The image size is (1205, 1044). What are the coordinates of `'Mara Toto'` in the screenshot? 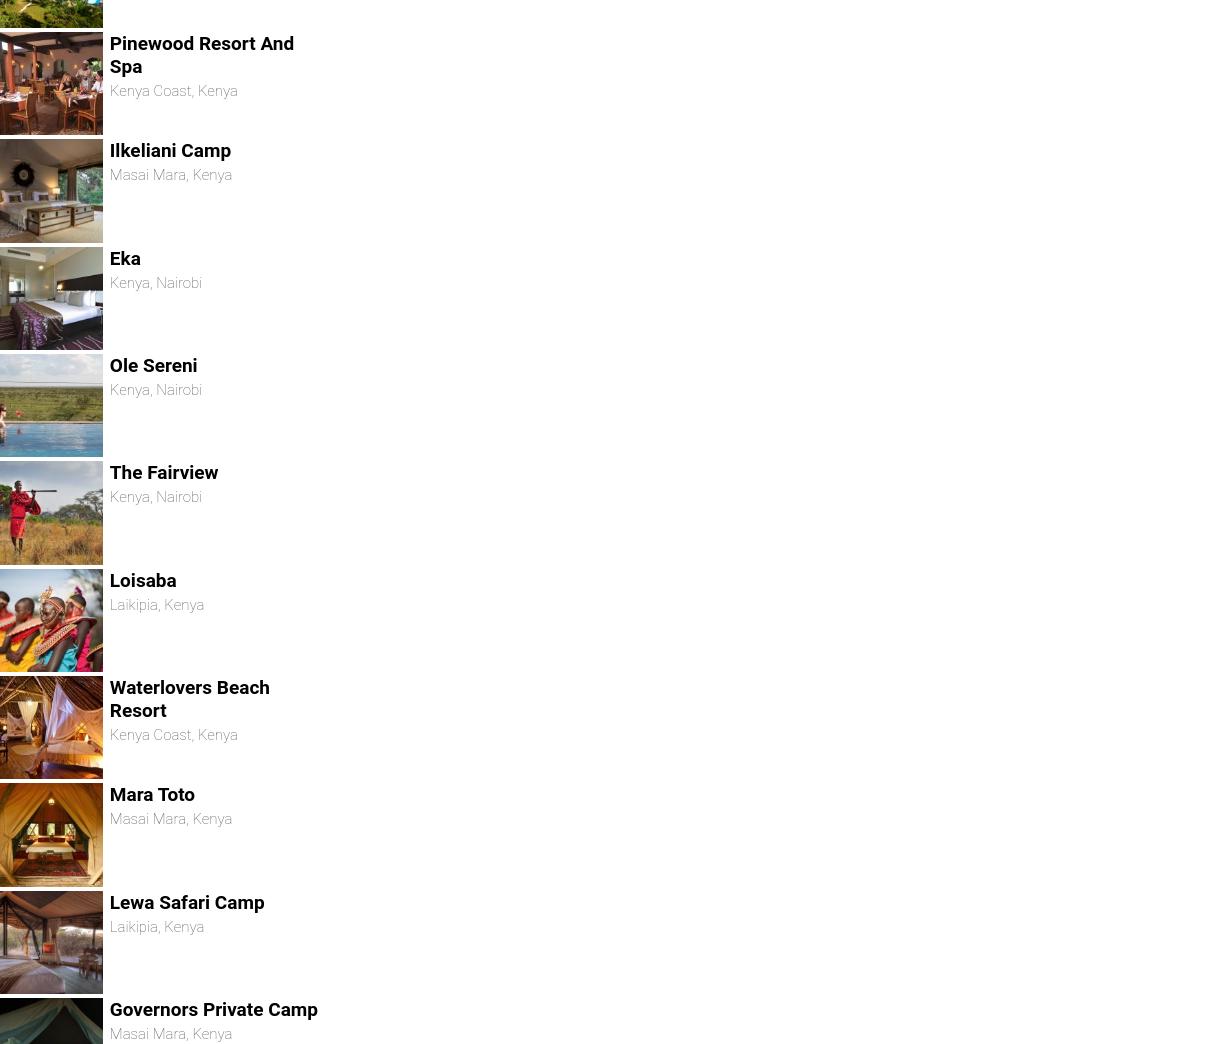 It's located at (150, 793).